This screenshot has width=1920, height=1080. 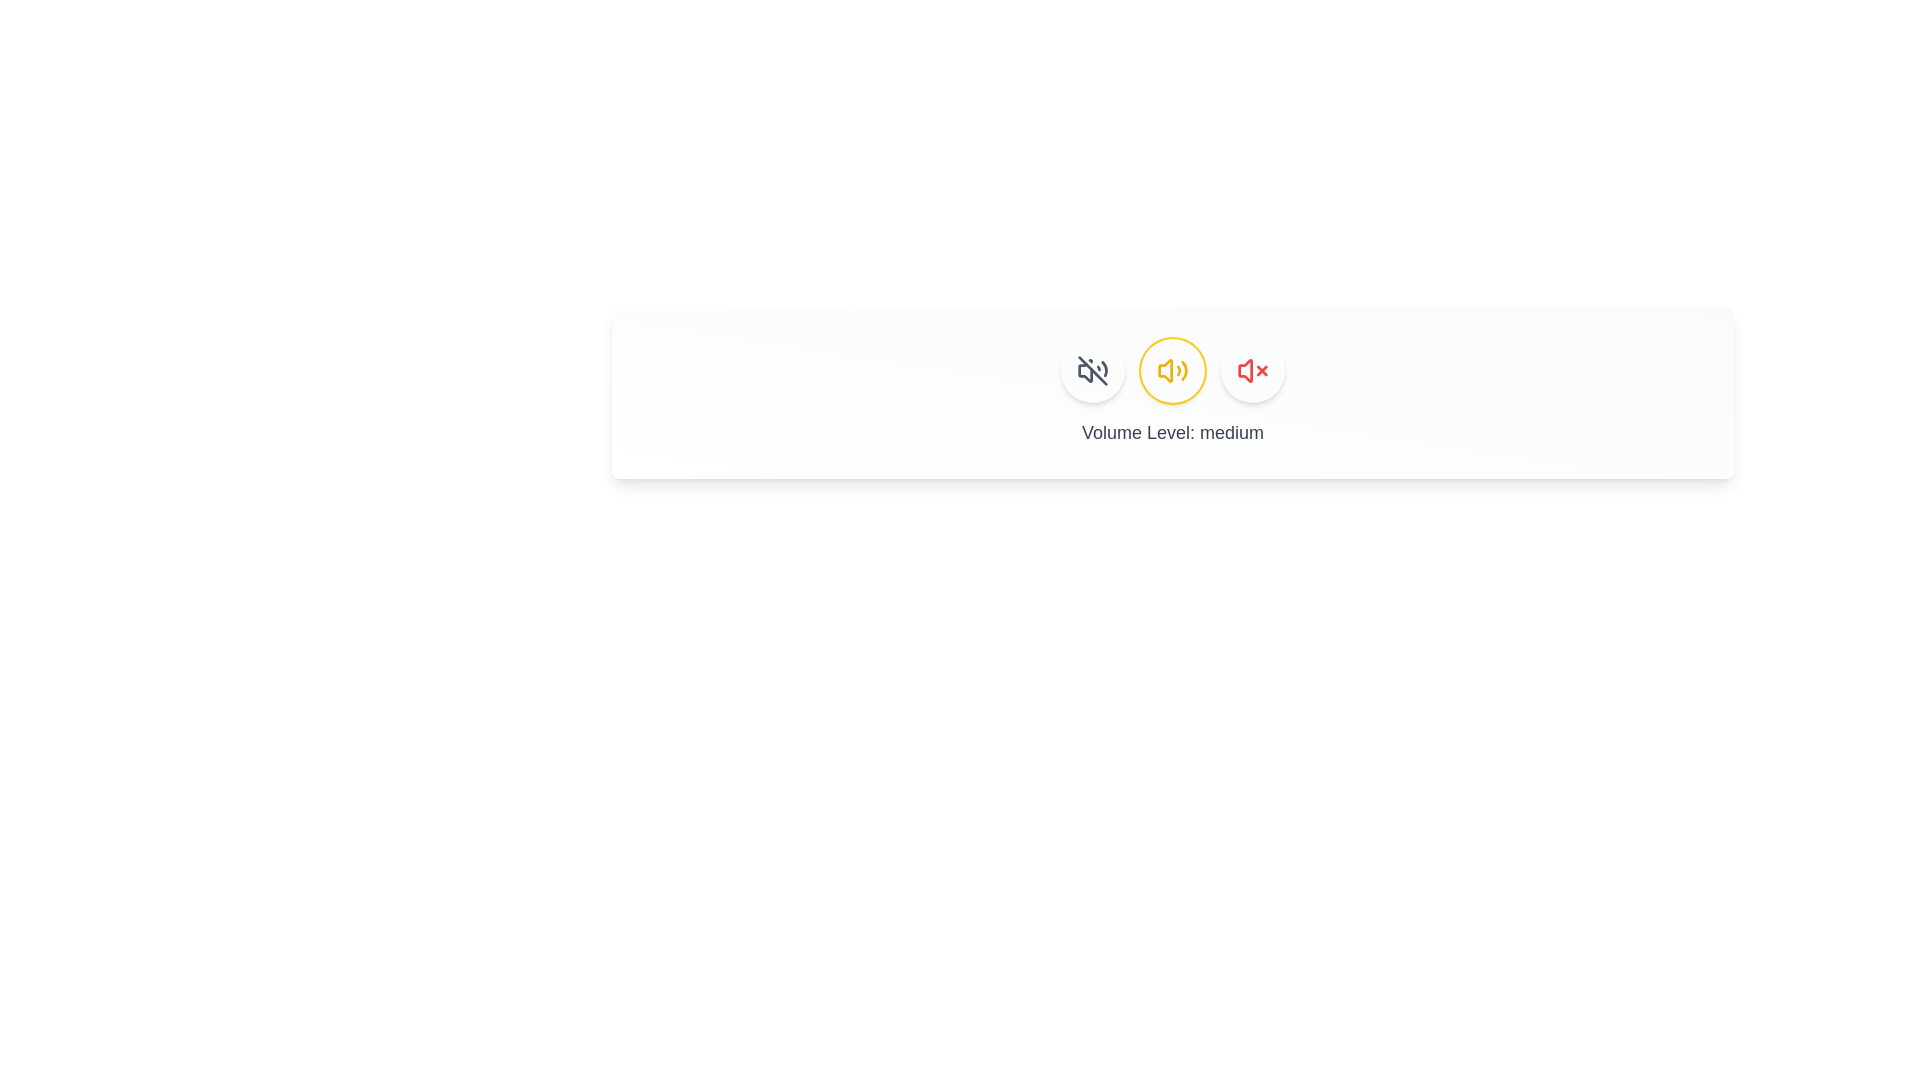 What do you see at coordinates (1251, 370) in the screenshot?
I see `the button corresponding to silent to observe hover effects` at bounding box center [1251, 370].